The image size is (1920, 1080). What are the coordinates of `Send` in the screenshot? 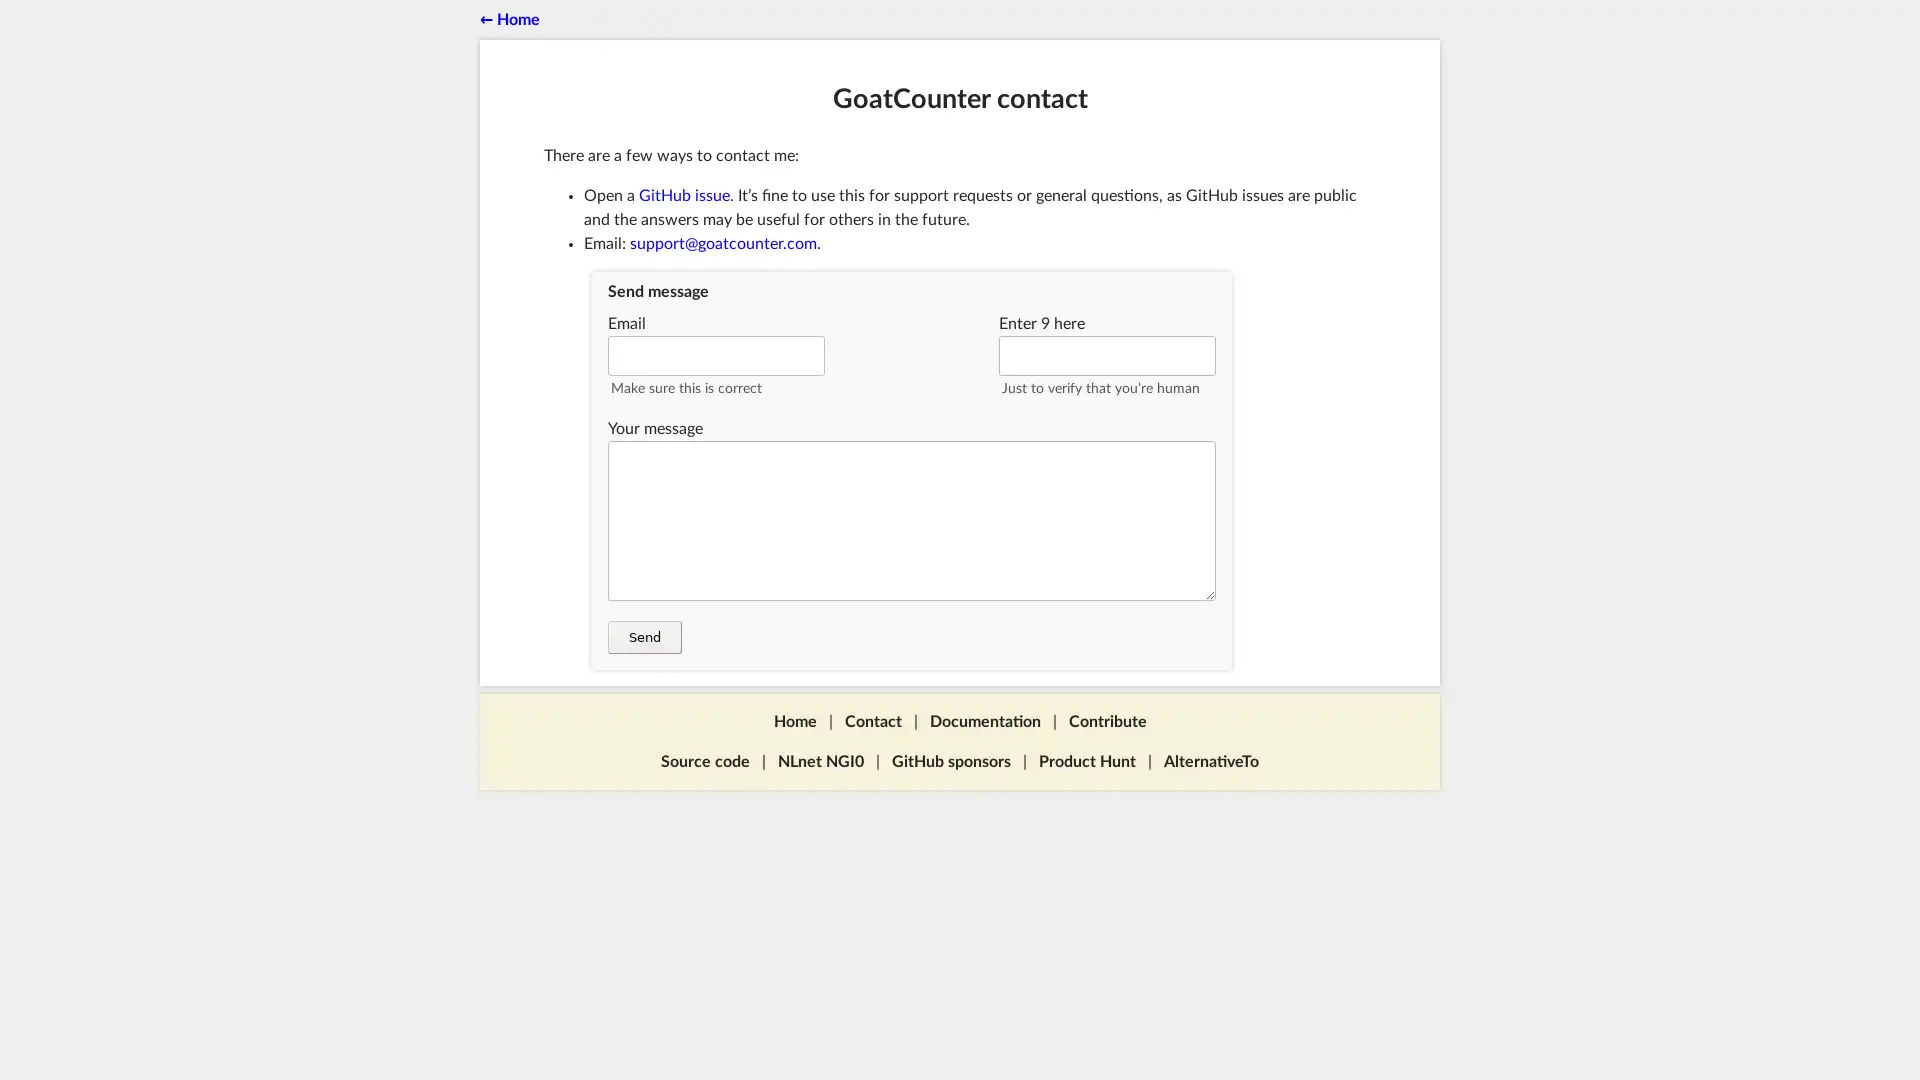 It's located at (644, 637).